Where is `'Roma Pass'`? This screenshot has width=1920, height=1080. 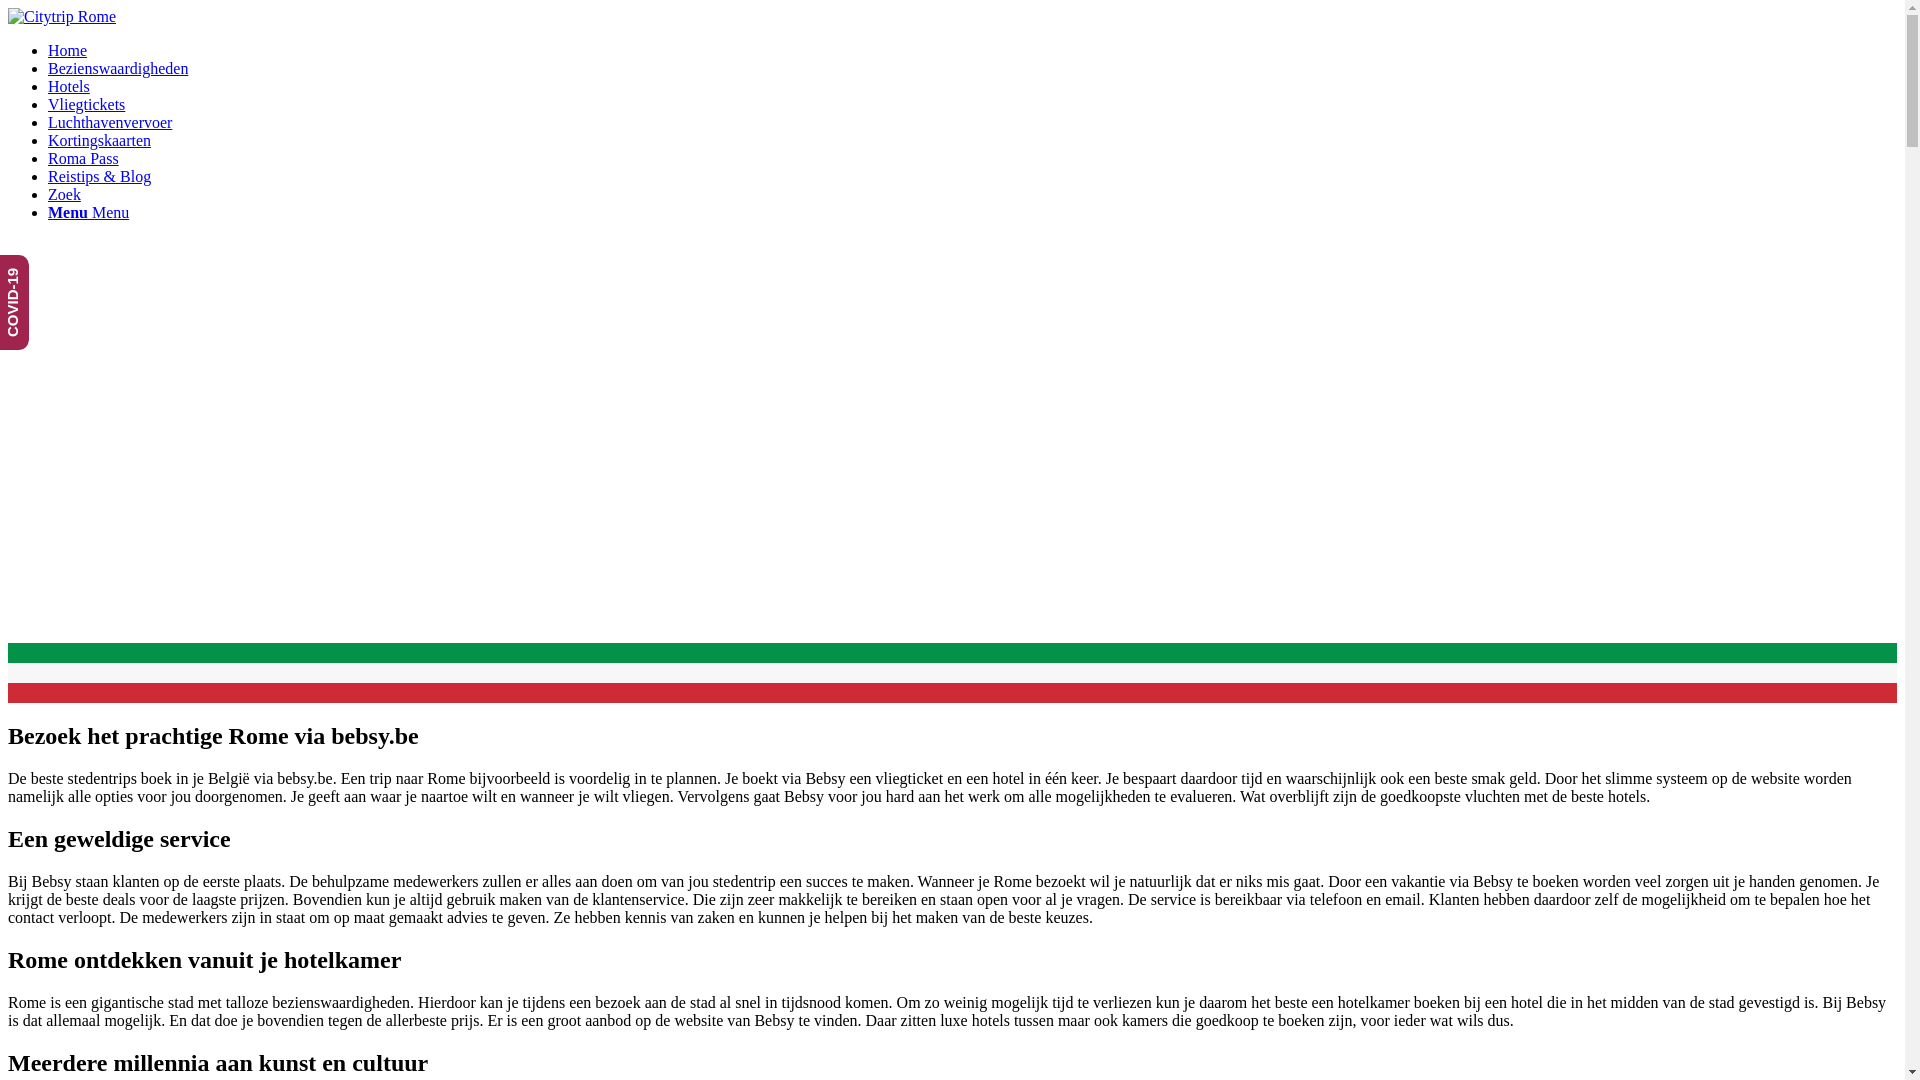 'Roma Pass' is located at coordinates (82, 157).